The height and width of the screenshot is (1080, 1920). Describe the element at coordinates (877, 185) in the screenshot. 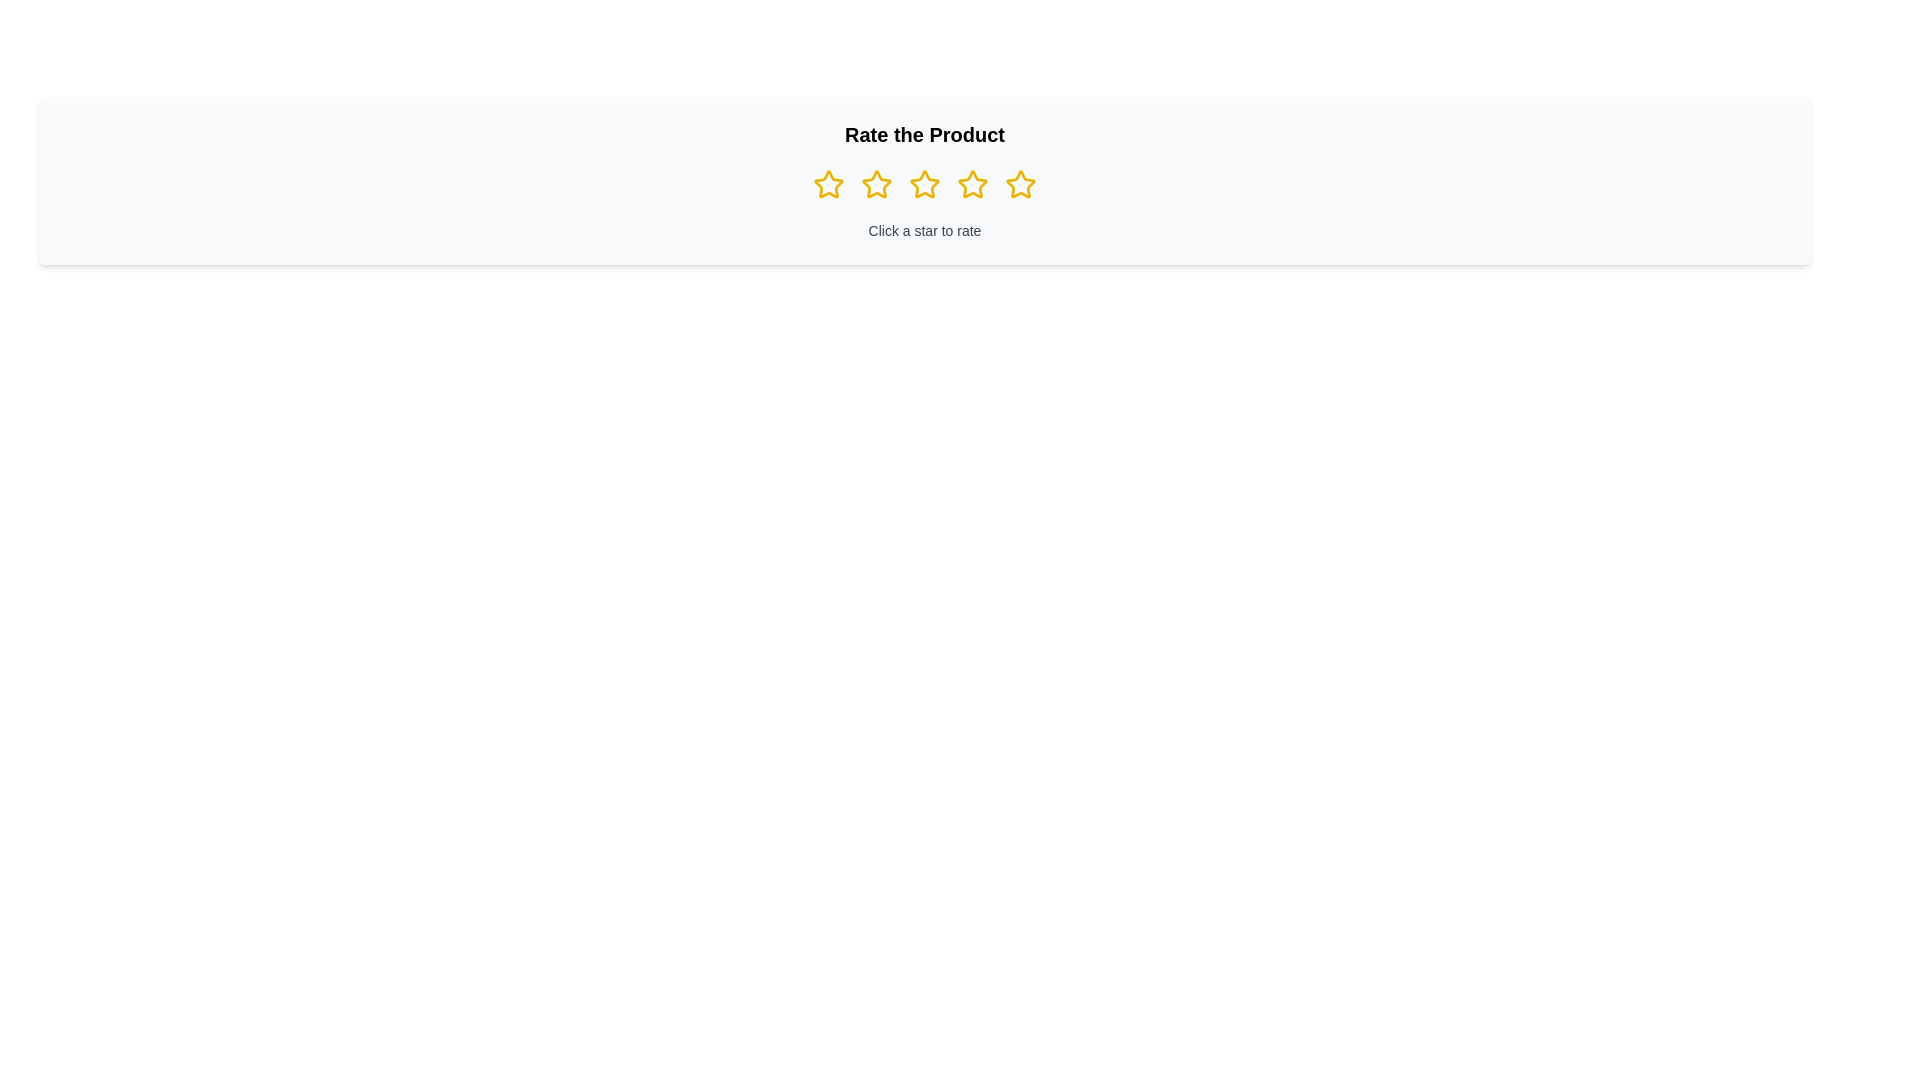

I see `the second star icon, which is a yellow hollow star used for rating functionality` at that location.